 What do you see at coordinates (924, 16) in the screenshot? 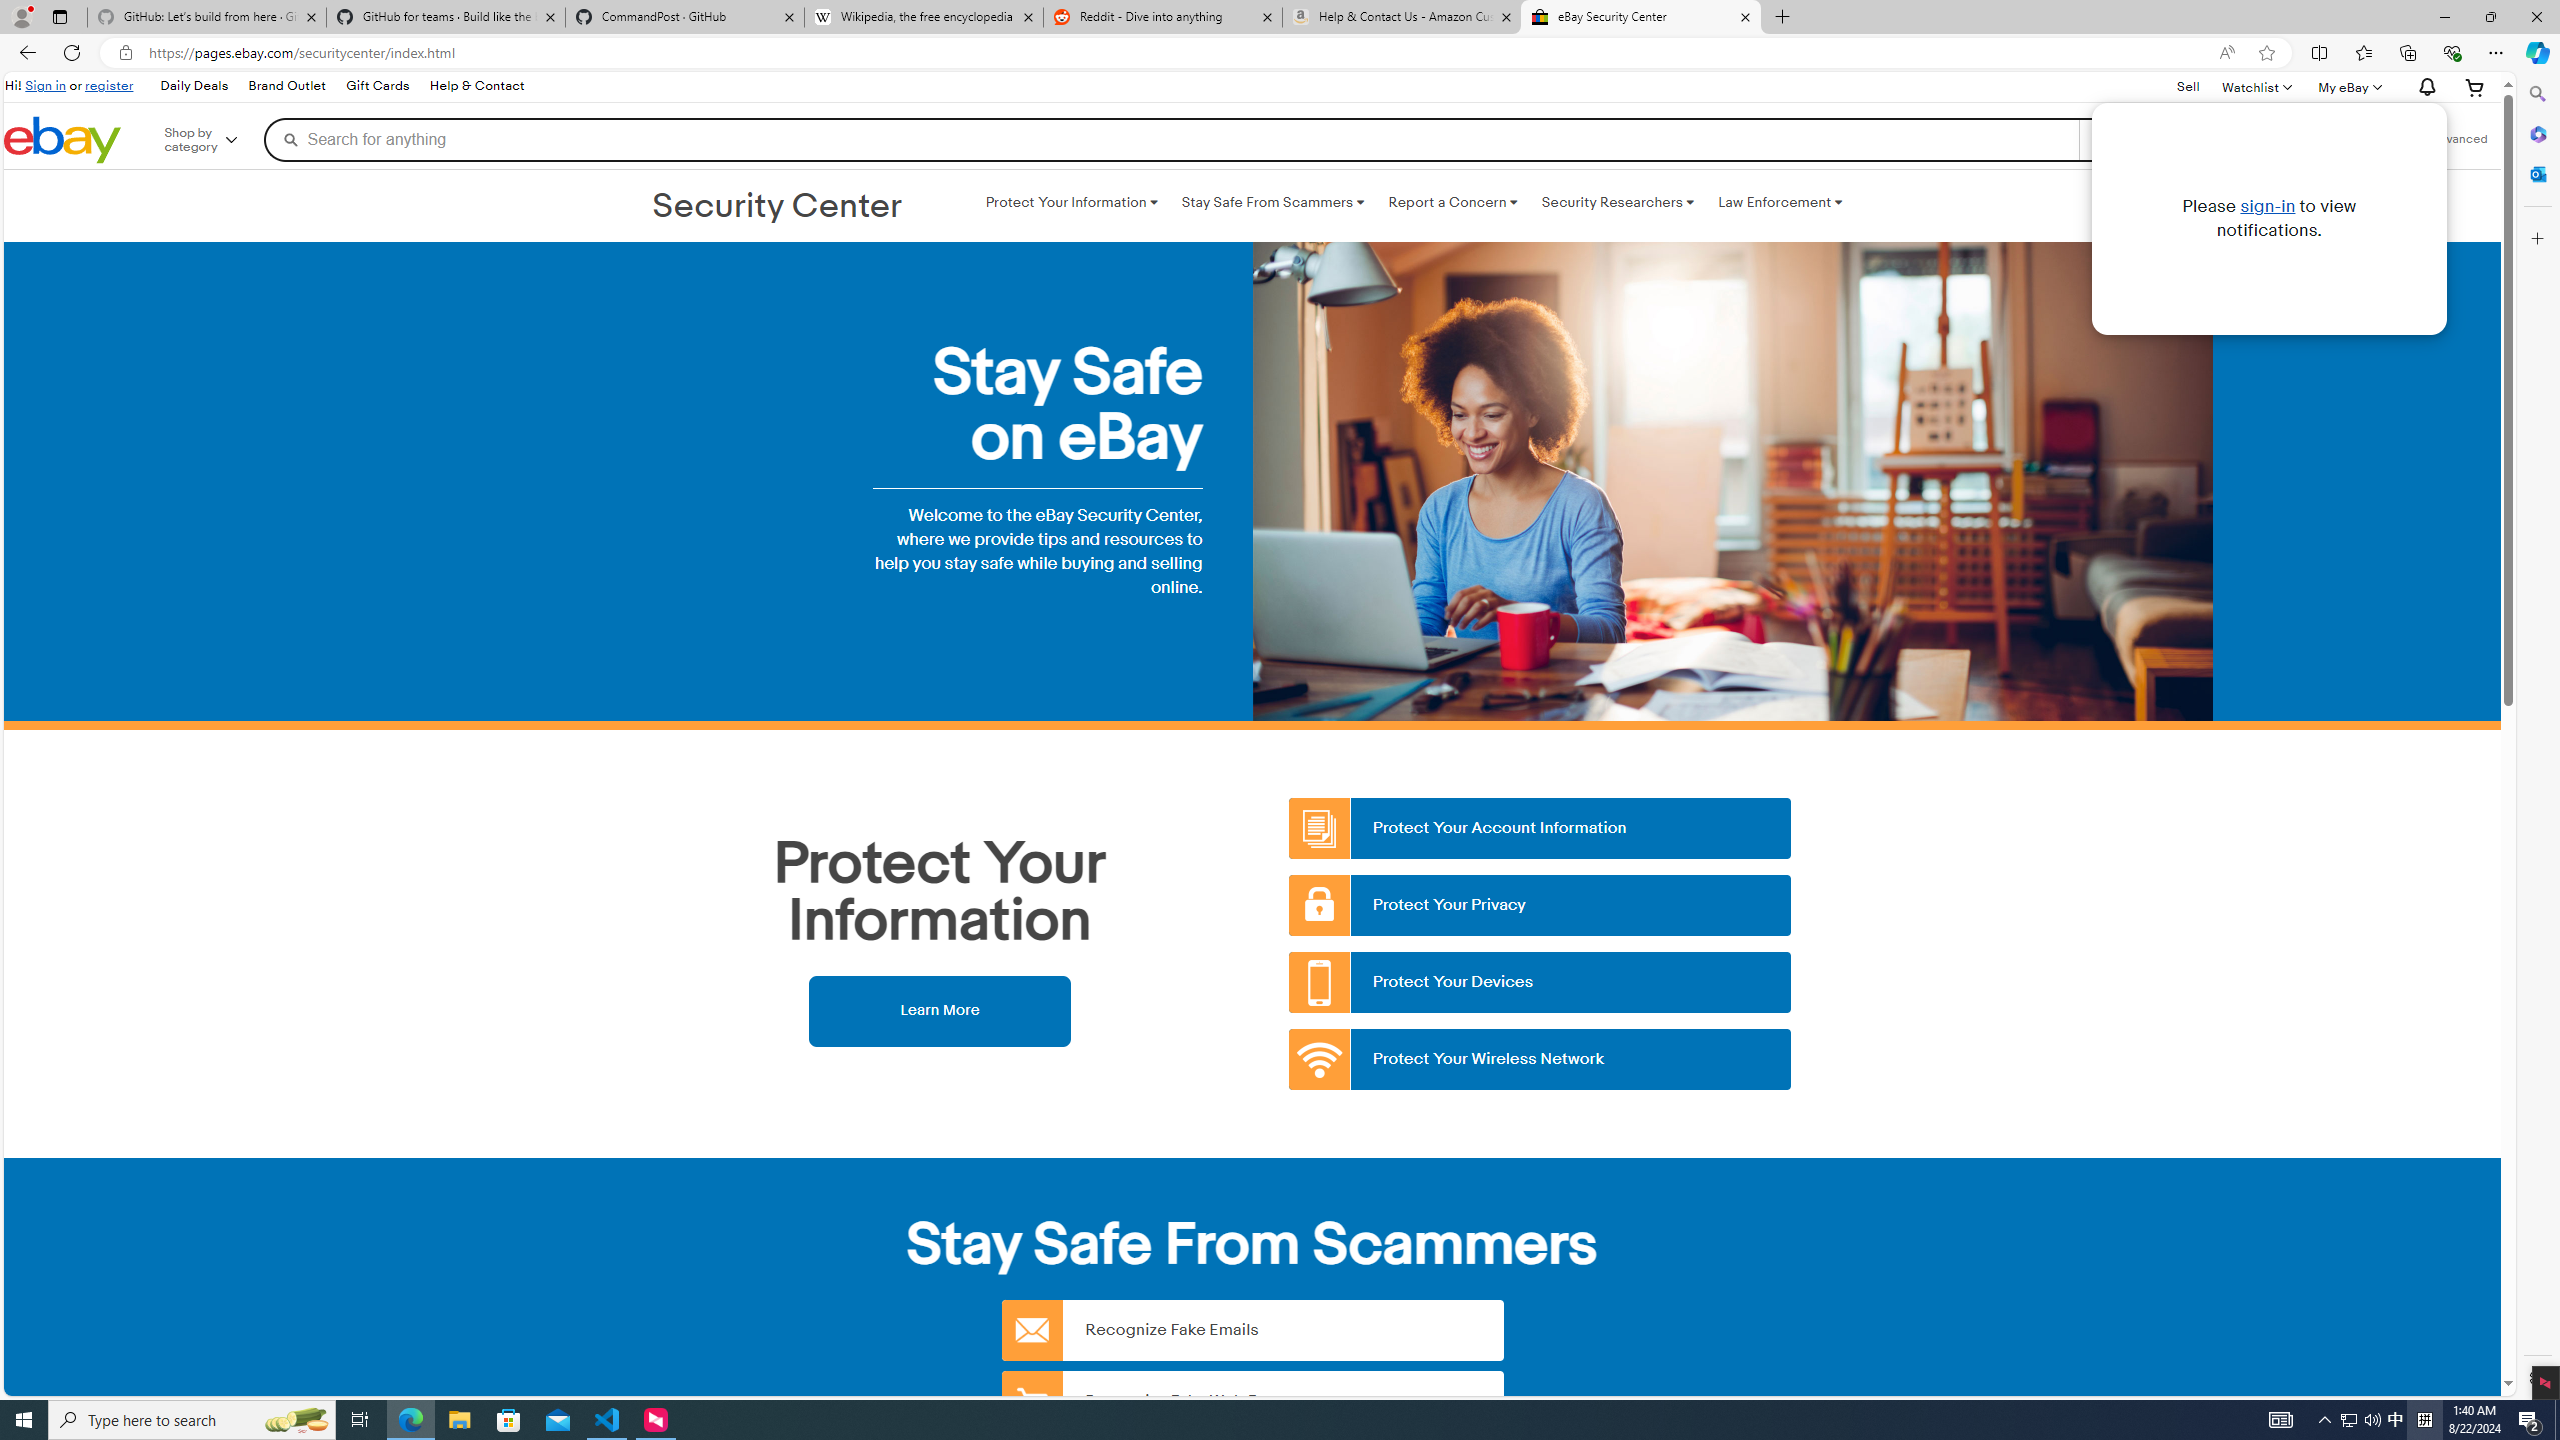
I see `'Wikipedia, the free encyclopedia'` at bounding box center [924, 16].